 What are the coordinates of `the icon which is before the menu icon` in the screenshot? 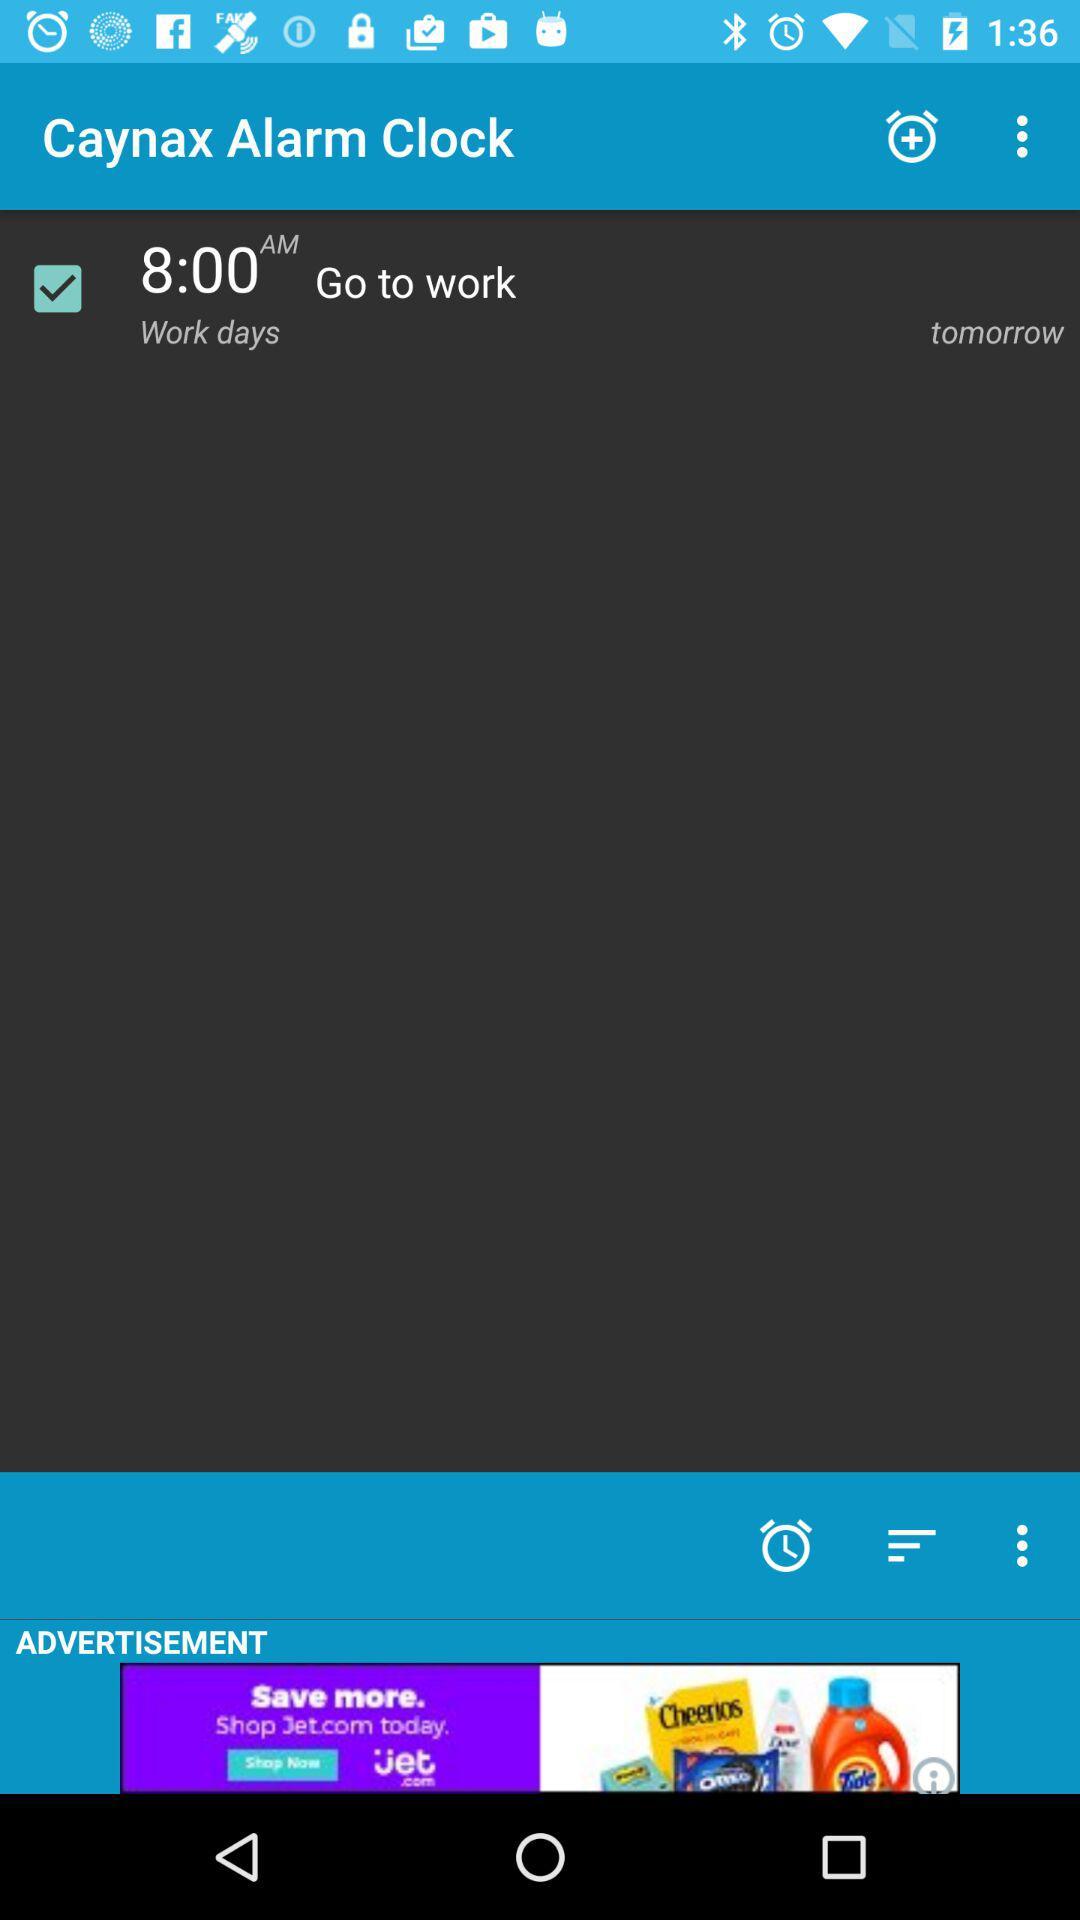 It's located at (911, 136).